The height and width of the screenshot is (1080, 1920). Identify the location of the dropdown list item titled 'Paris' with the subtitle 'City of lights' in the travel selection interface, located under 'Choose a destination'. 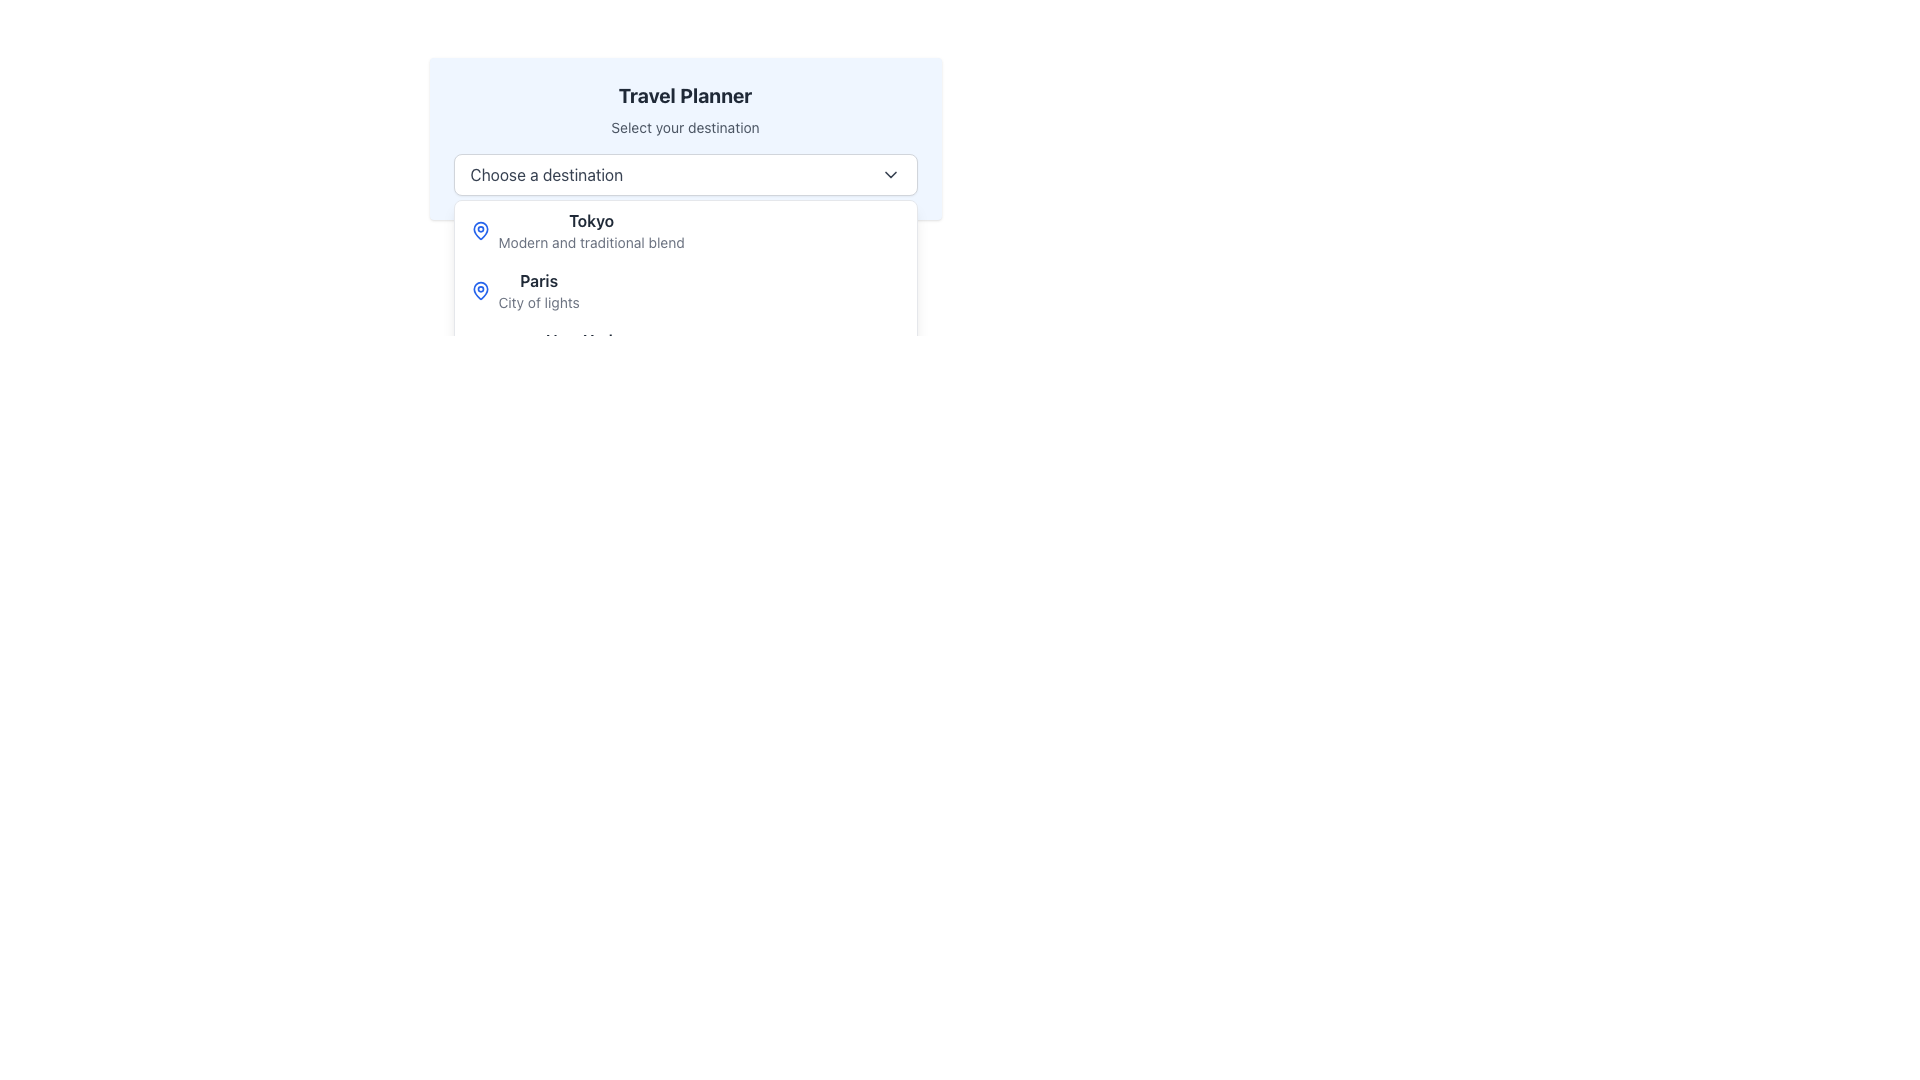
(685, 290).